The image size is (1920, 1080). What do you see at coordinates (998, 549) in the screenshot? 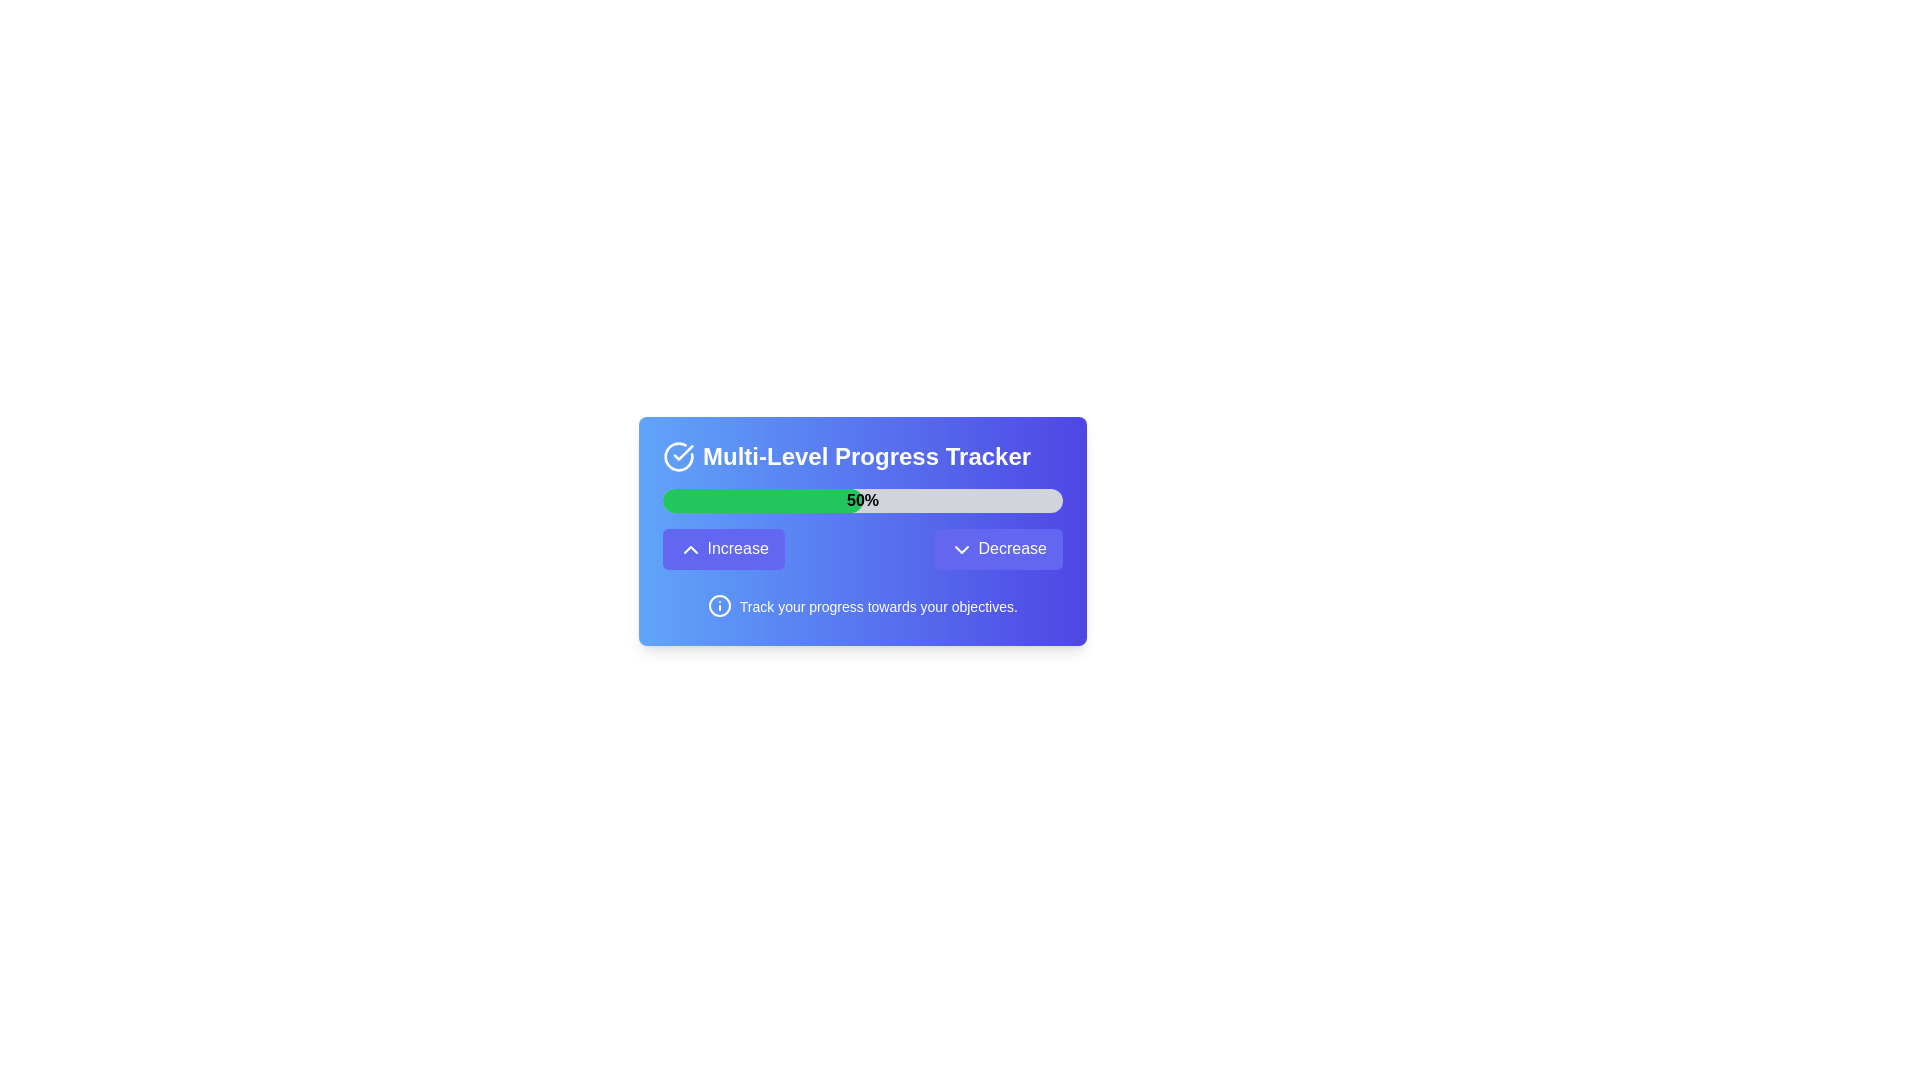
I see `the 'Decrease' button, which has a blue background, rounded corners, and a downward-pointing chevron icon` at bounding box center [998, 549].